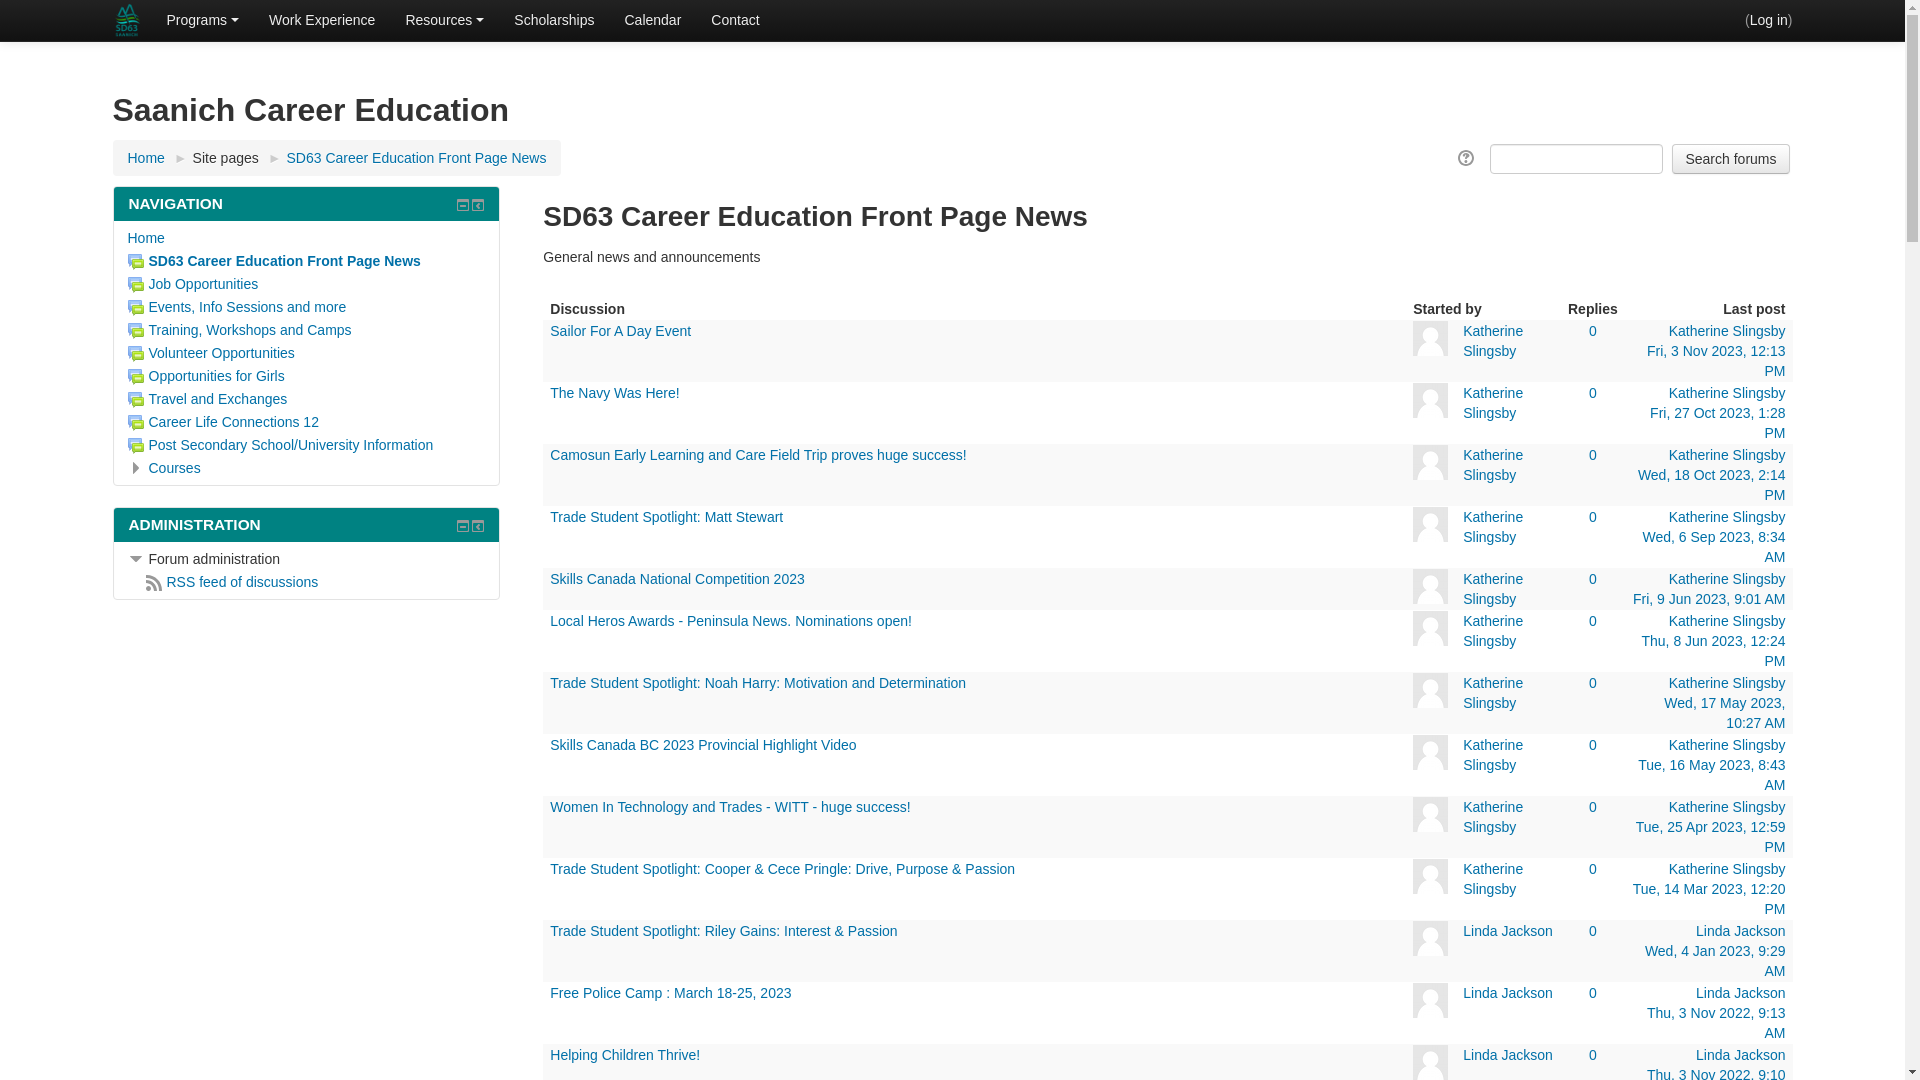 The image size is (1920, 1080). I want to click on 'Sailor For A Day Event', so click(550, 330).